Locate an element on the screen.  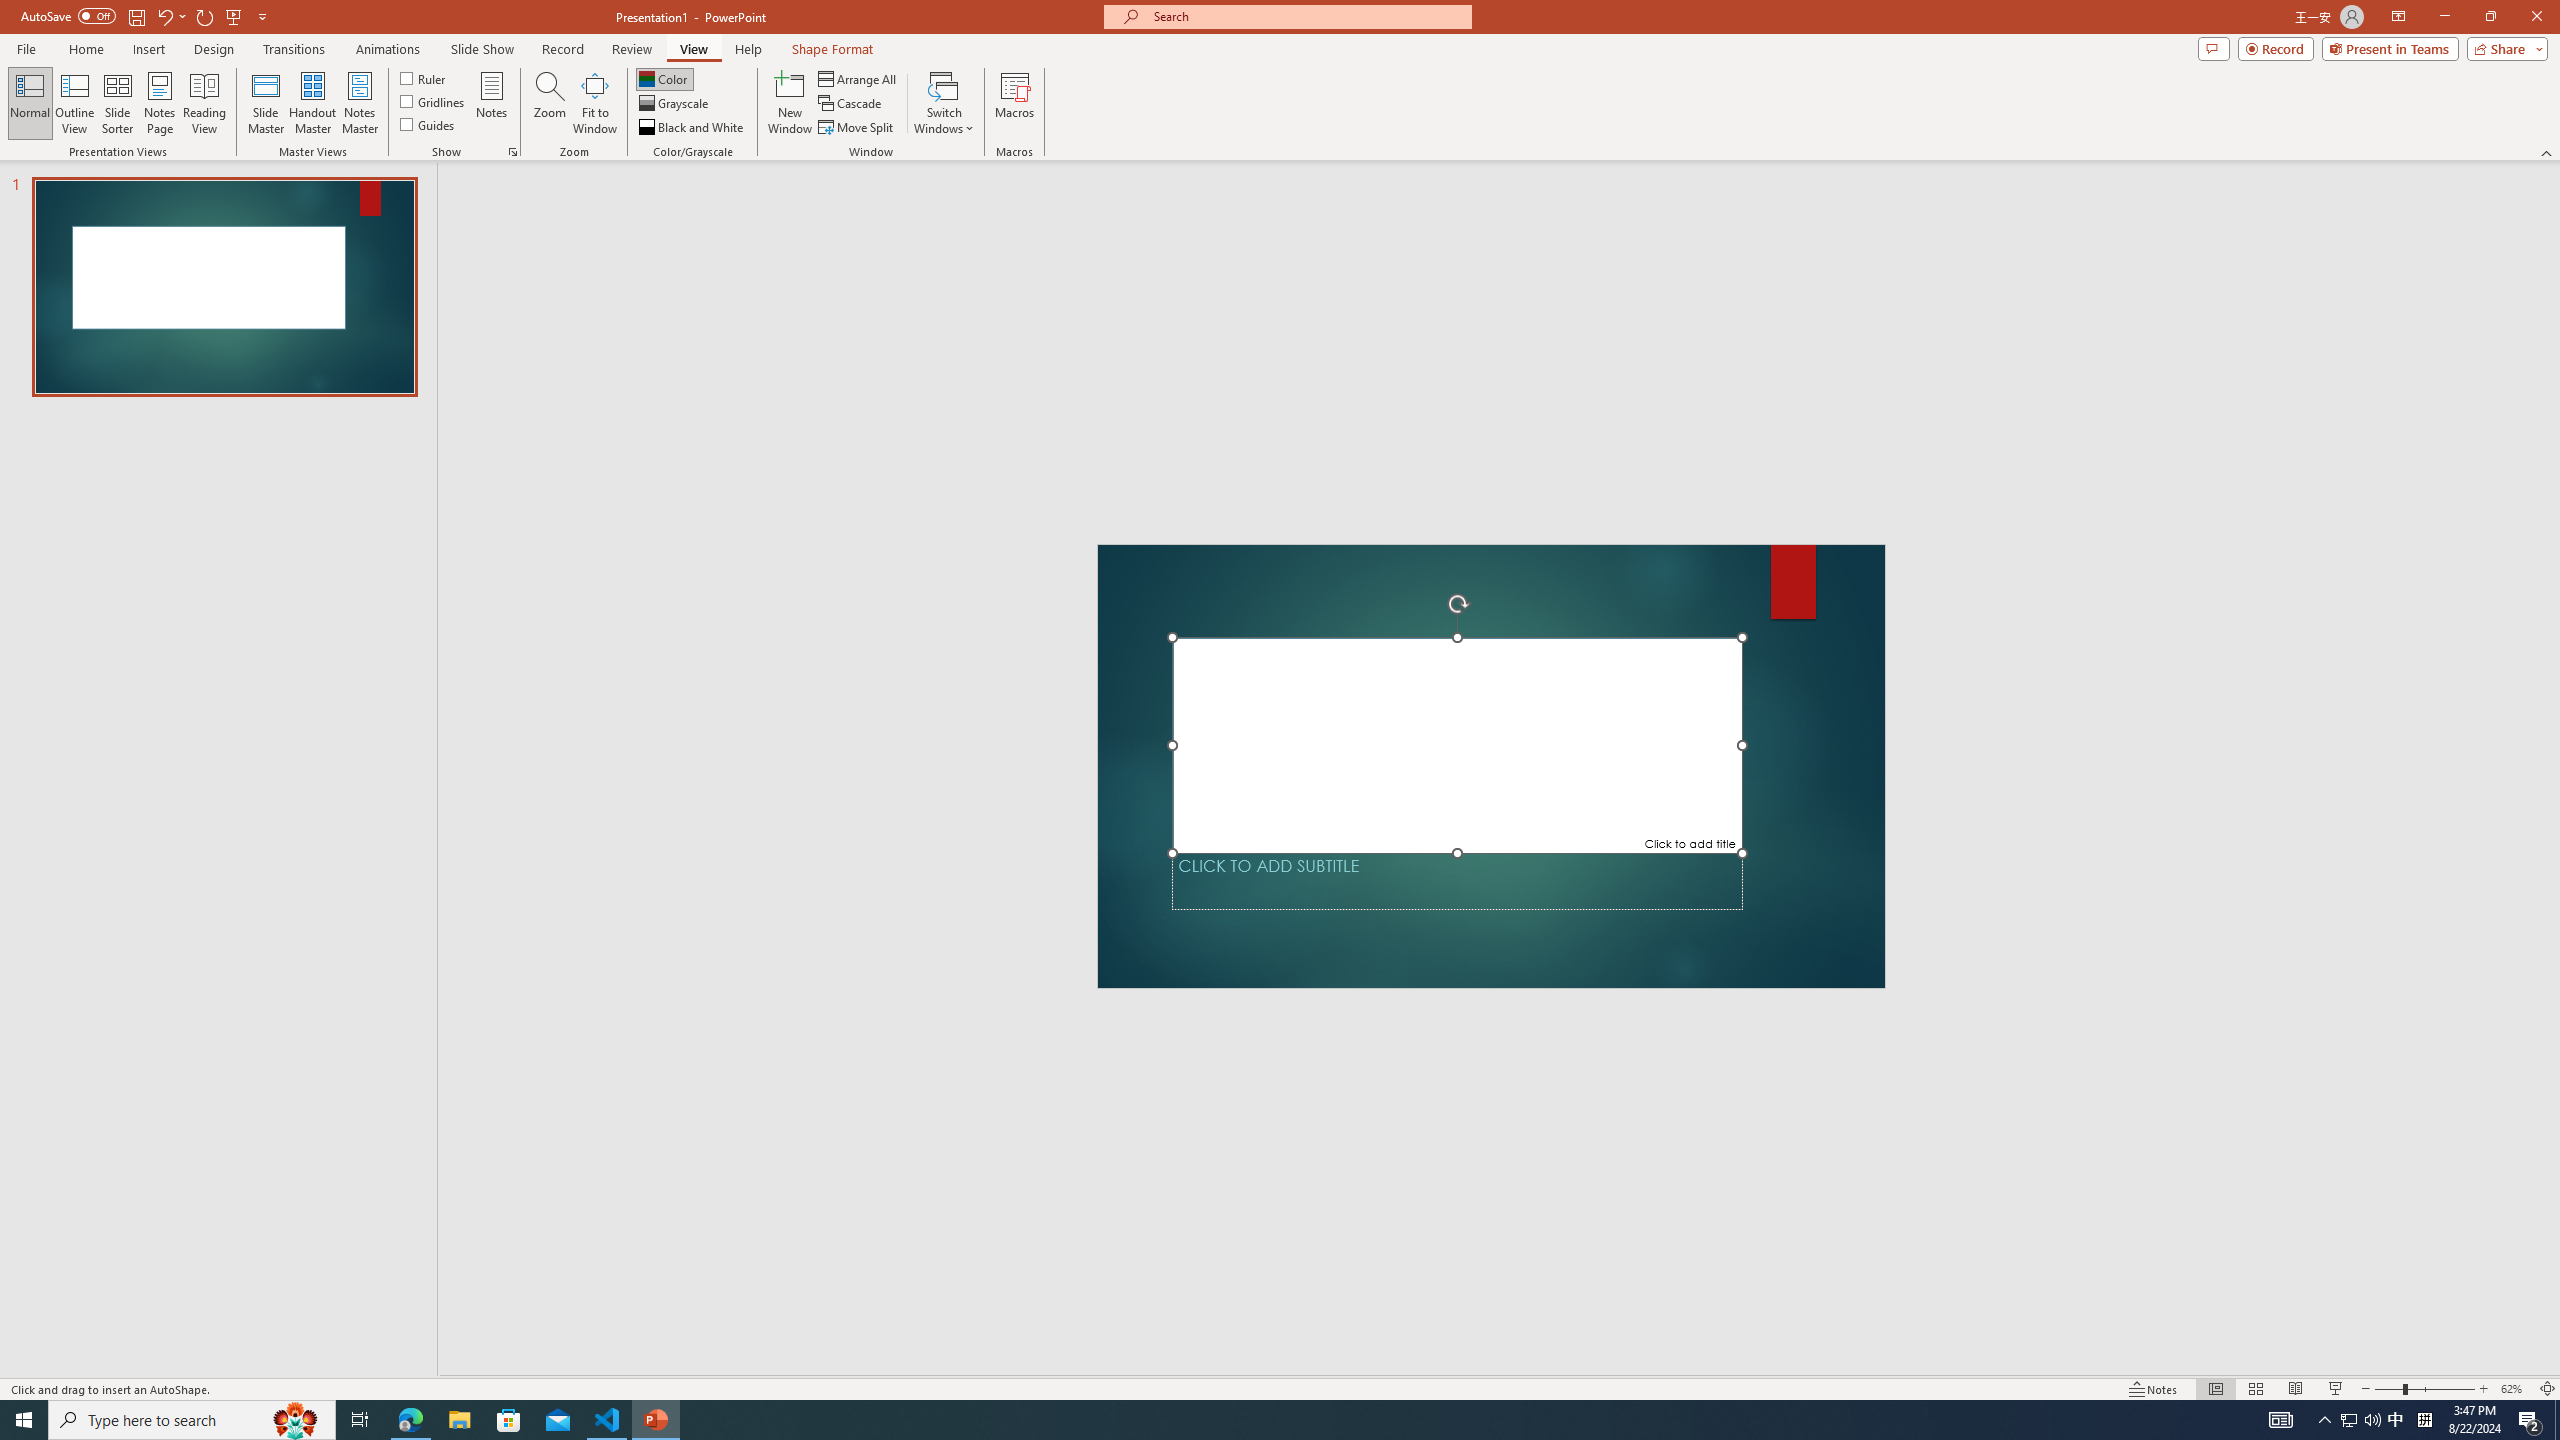
'Color' is located at coordinates (664, 78).